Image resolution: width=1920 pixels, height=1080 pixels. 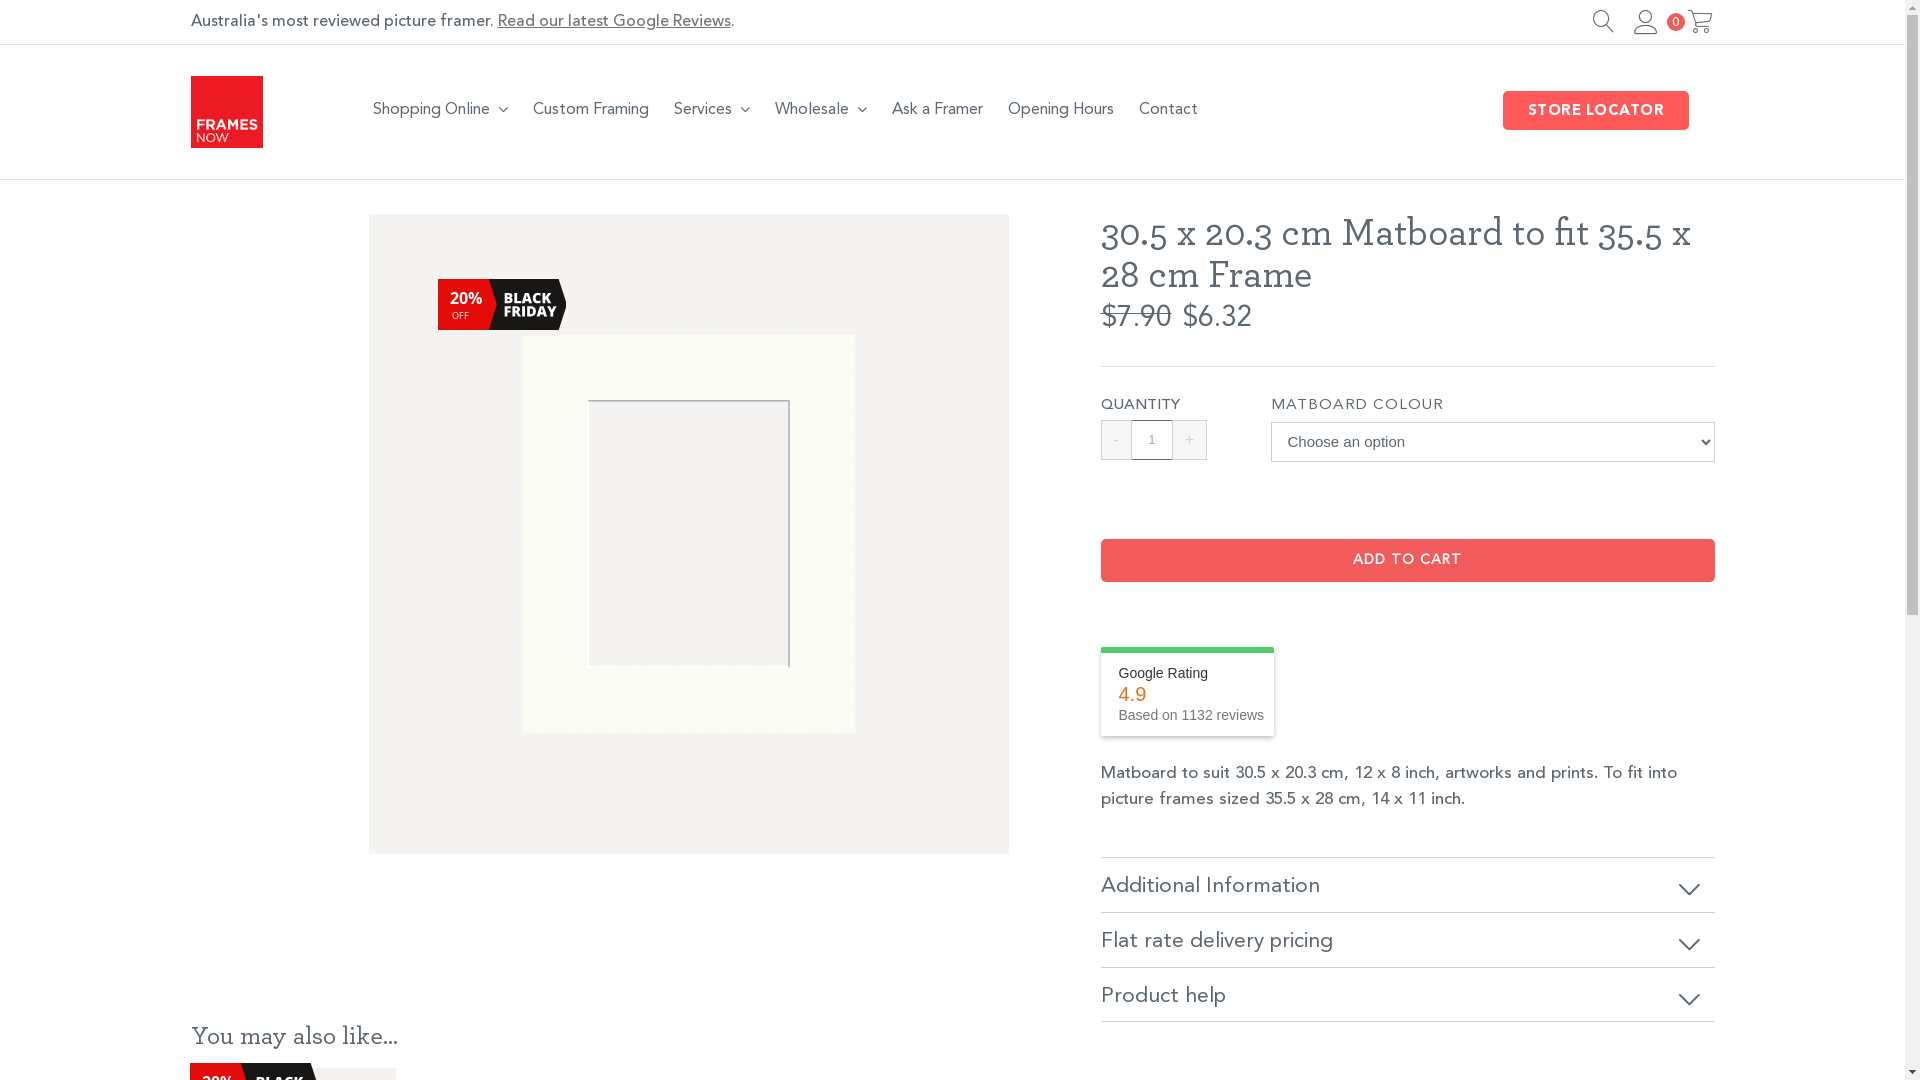 I want to click on 'Contact', so click(x=1168, y=110).